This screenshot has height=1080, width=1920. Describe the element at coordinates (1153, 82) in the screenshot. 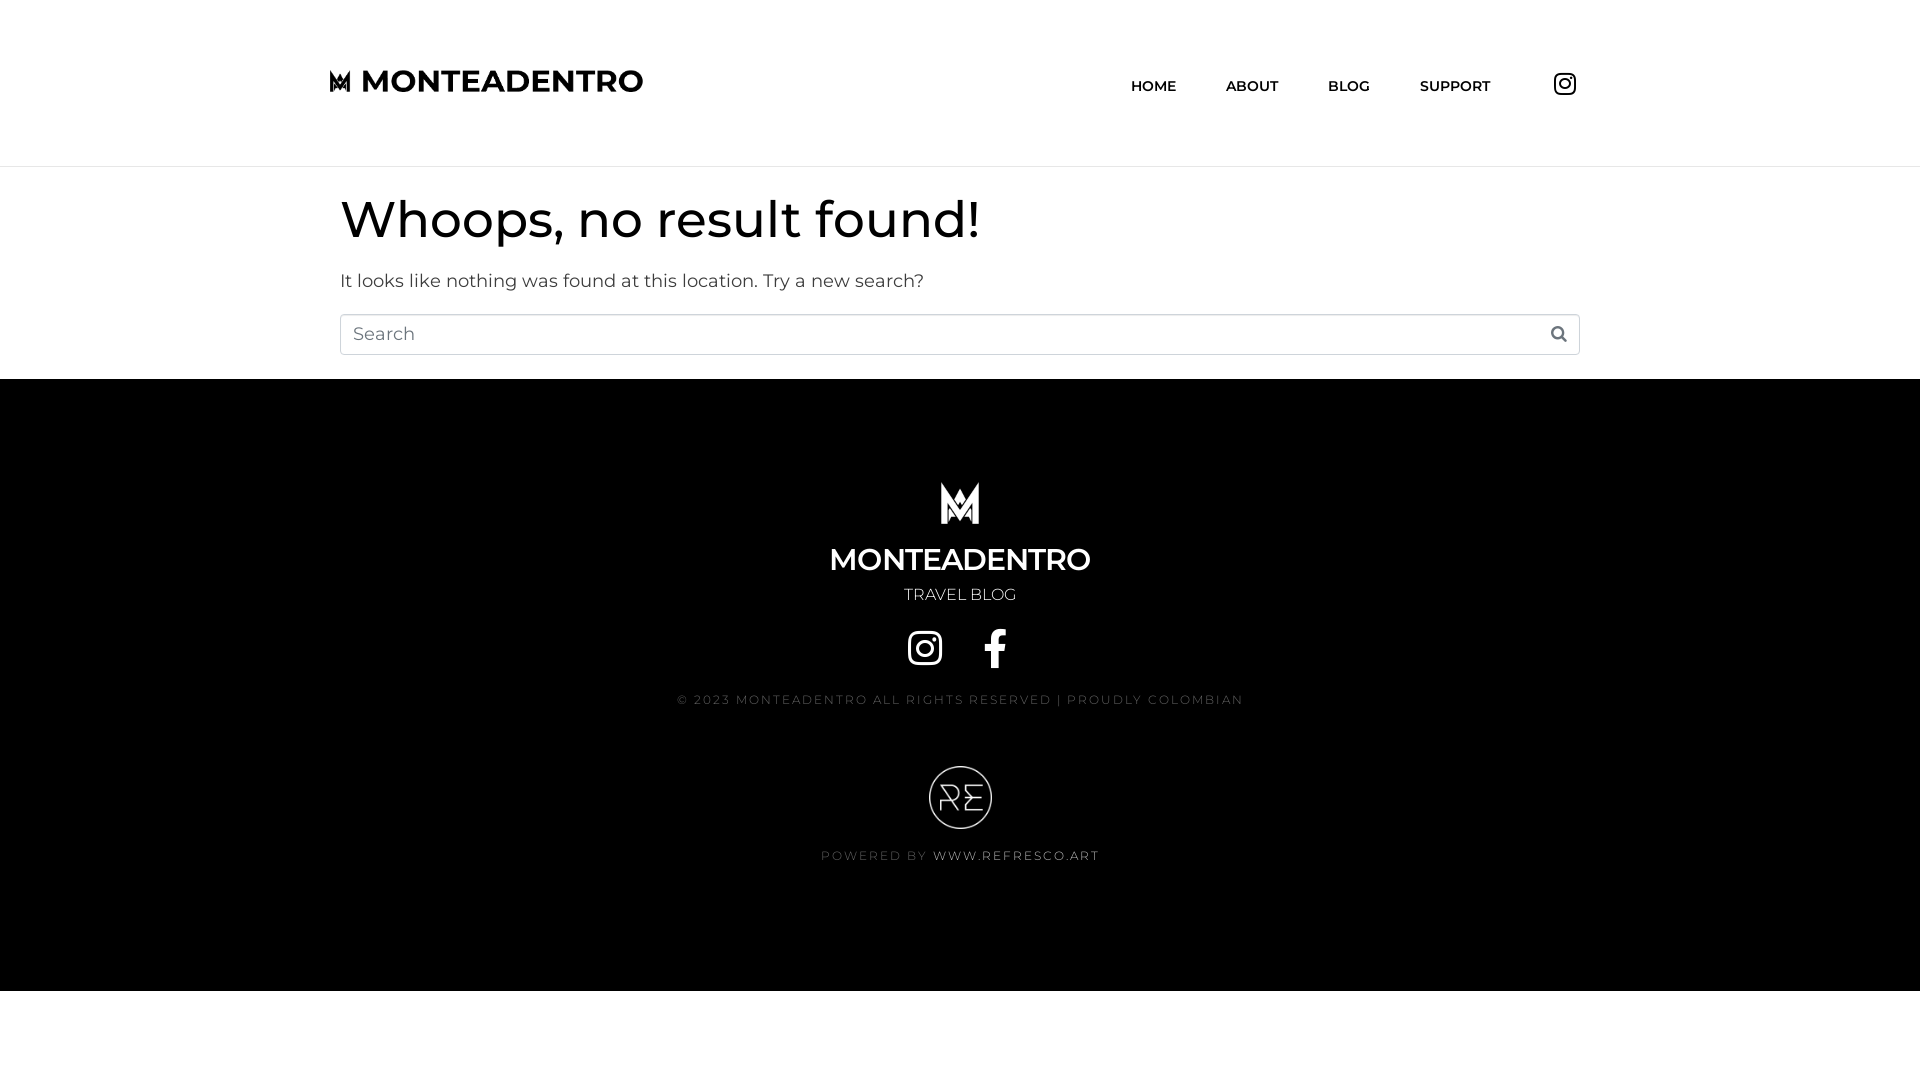

I see `'HOME'` at that location.